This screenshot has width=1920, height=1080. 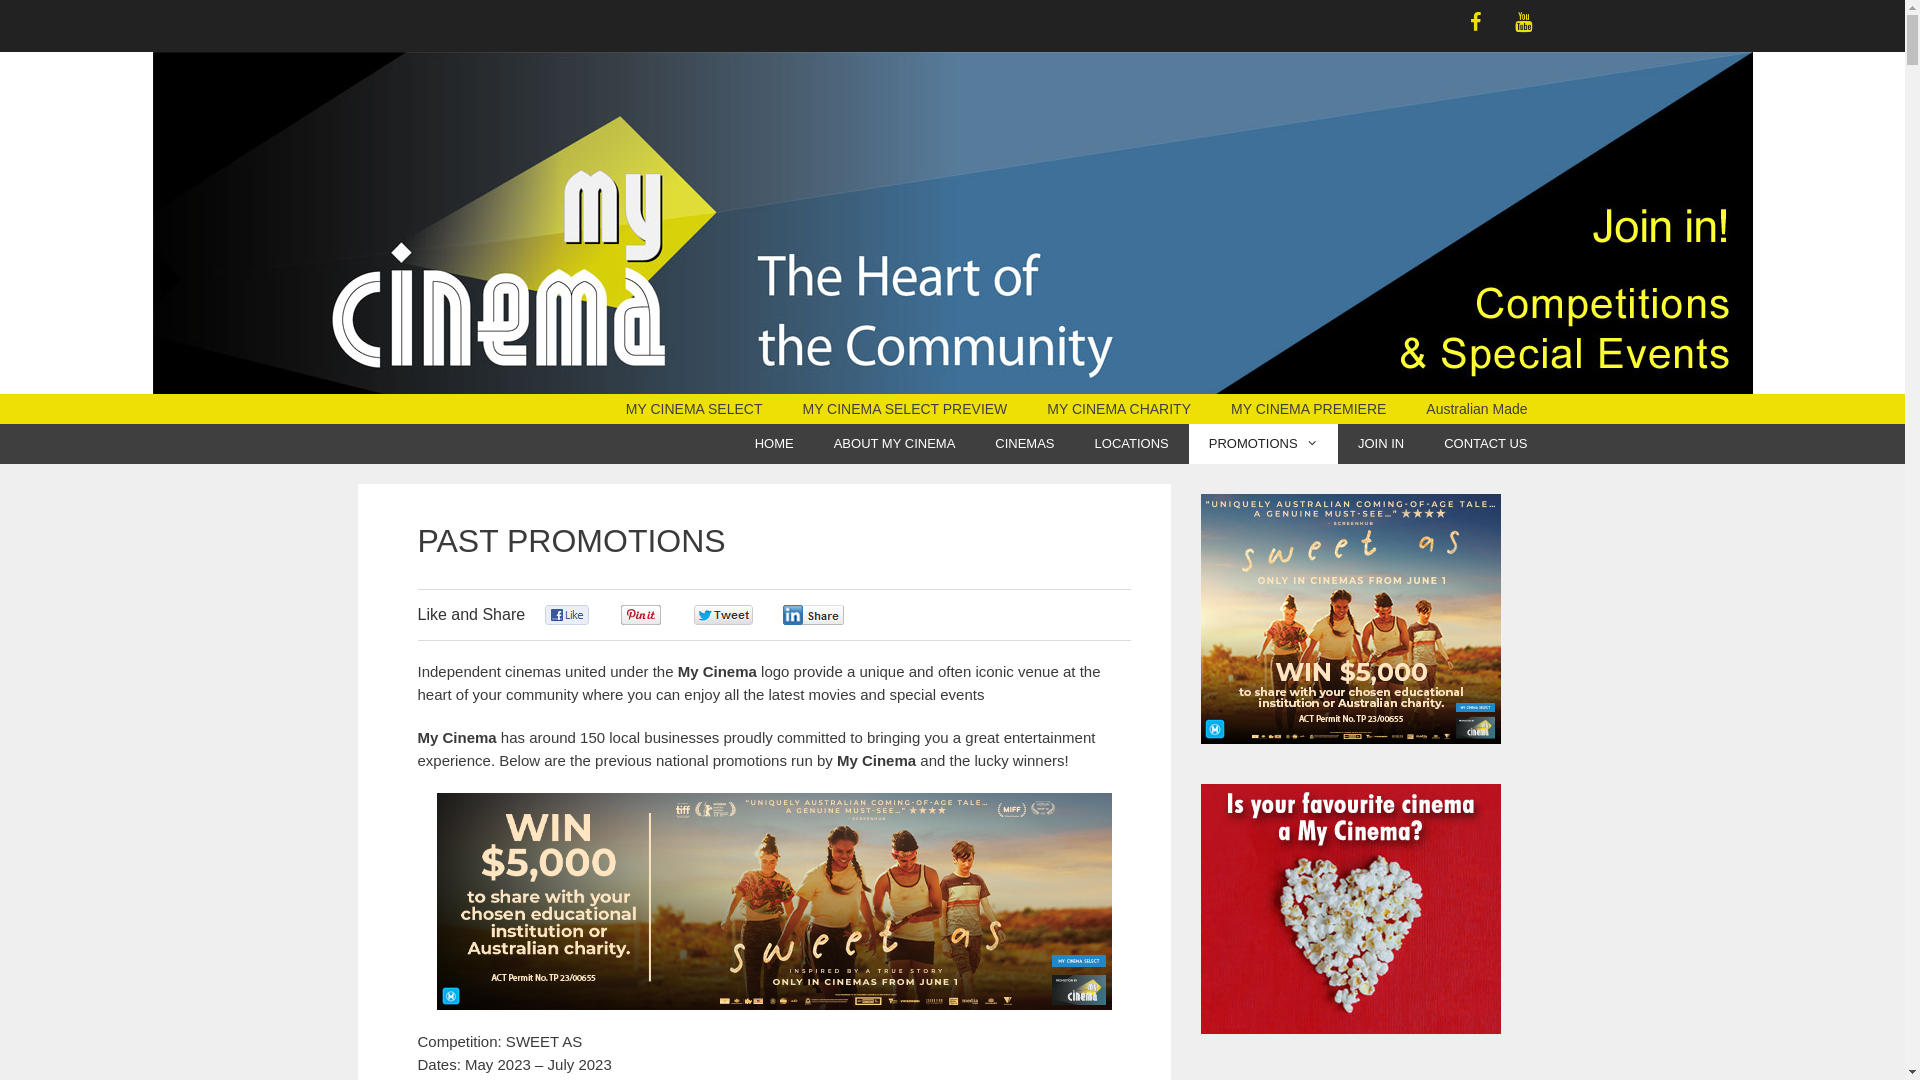 I want to click on 'Facebook', so click(x=1476, y=23).